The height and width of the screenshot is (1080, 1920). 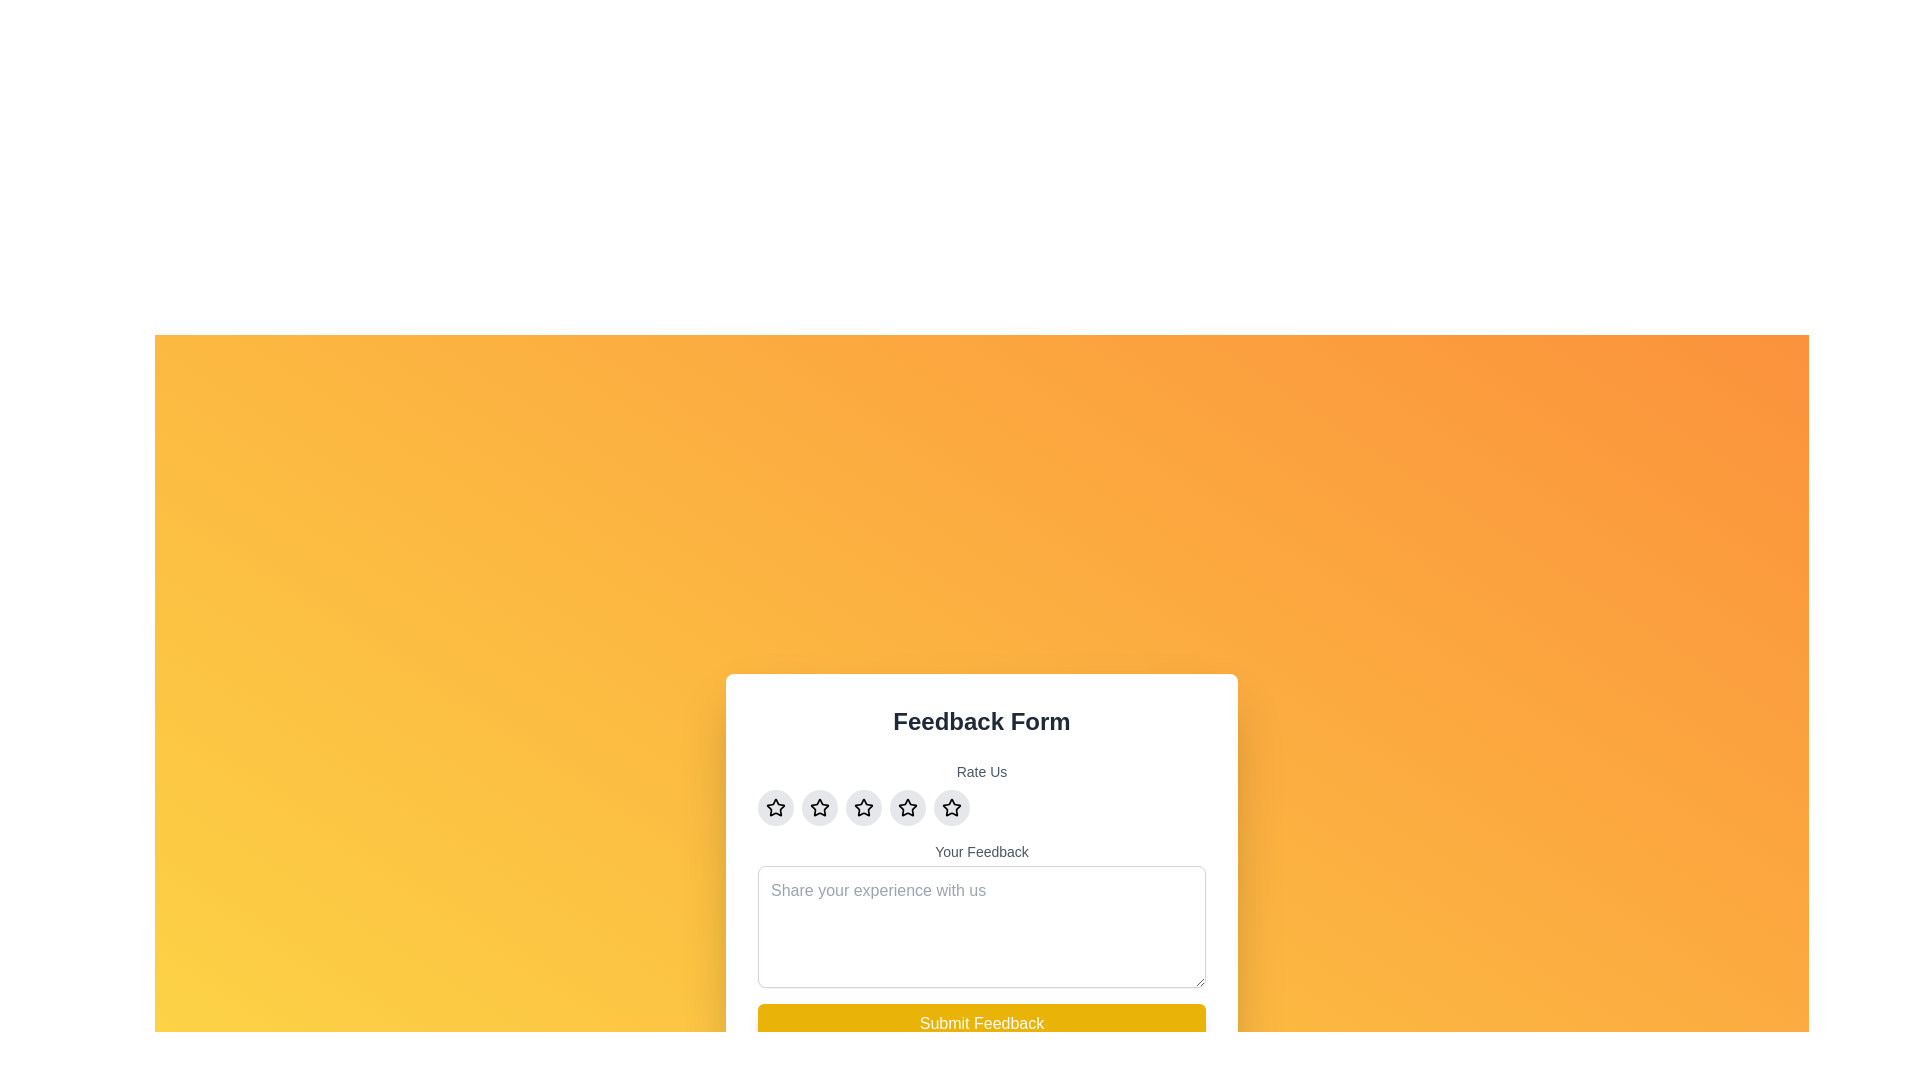 What do you see at coordinates (864, 806) in the screenshot?
I see `the third star-shaped rating icon` at bounding box center [864, 806].